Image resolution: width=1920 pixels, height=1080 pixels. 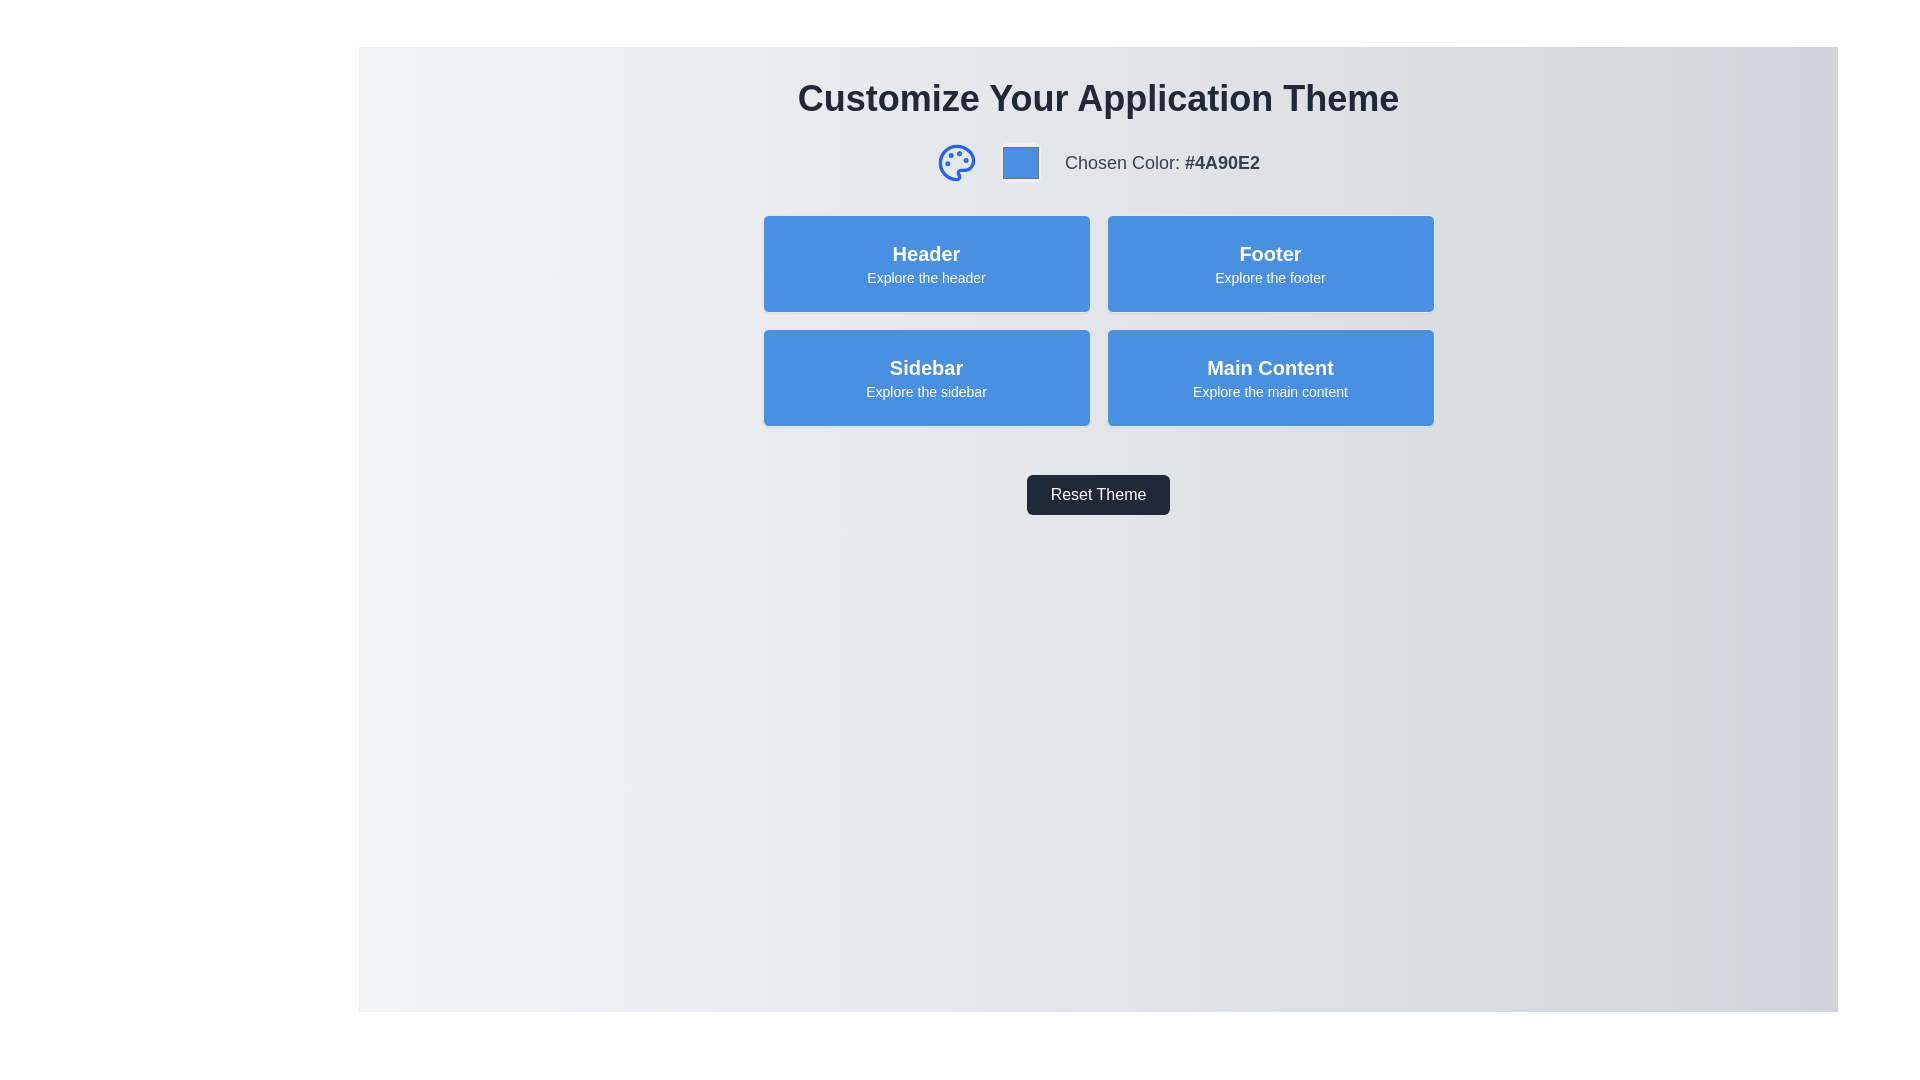 What do you see at coordinates (925, 253) in the screenshot?
I see `text 'Header' located in a bold white font within a blue rounded rectangle at the top of the panel` at bounding box center [925, 253].